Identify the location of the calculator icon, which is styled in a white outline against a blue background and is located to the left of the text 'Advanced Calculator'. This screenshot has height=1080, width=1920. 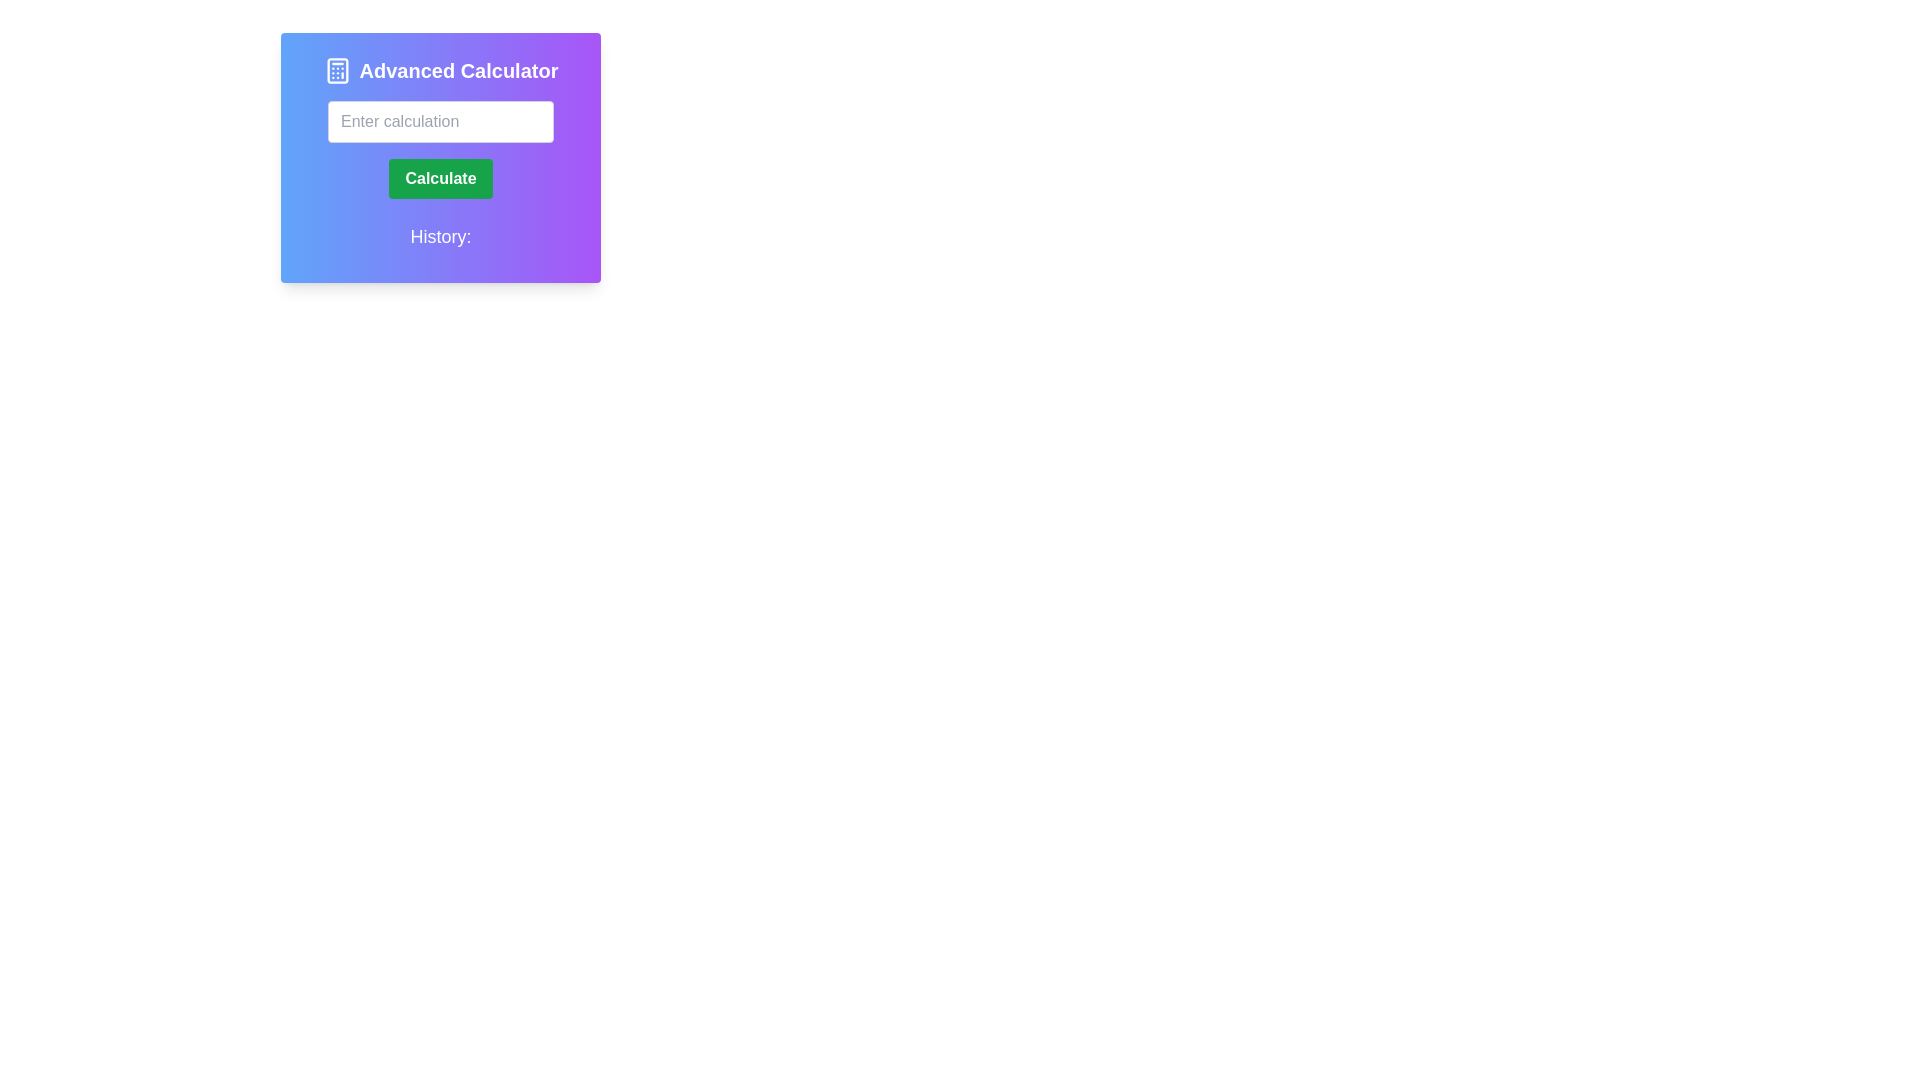
(337, 69).